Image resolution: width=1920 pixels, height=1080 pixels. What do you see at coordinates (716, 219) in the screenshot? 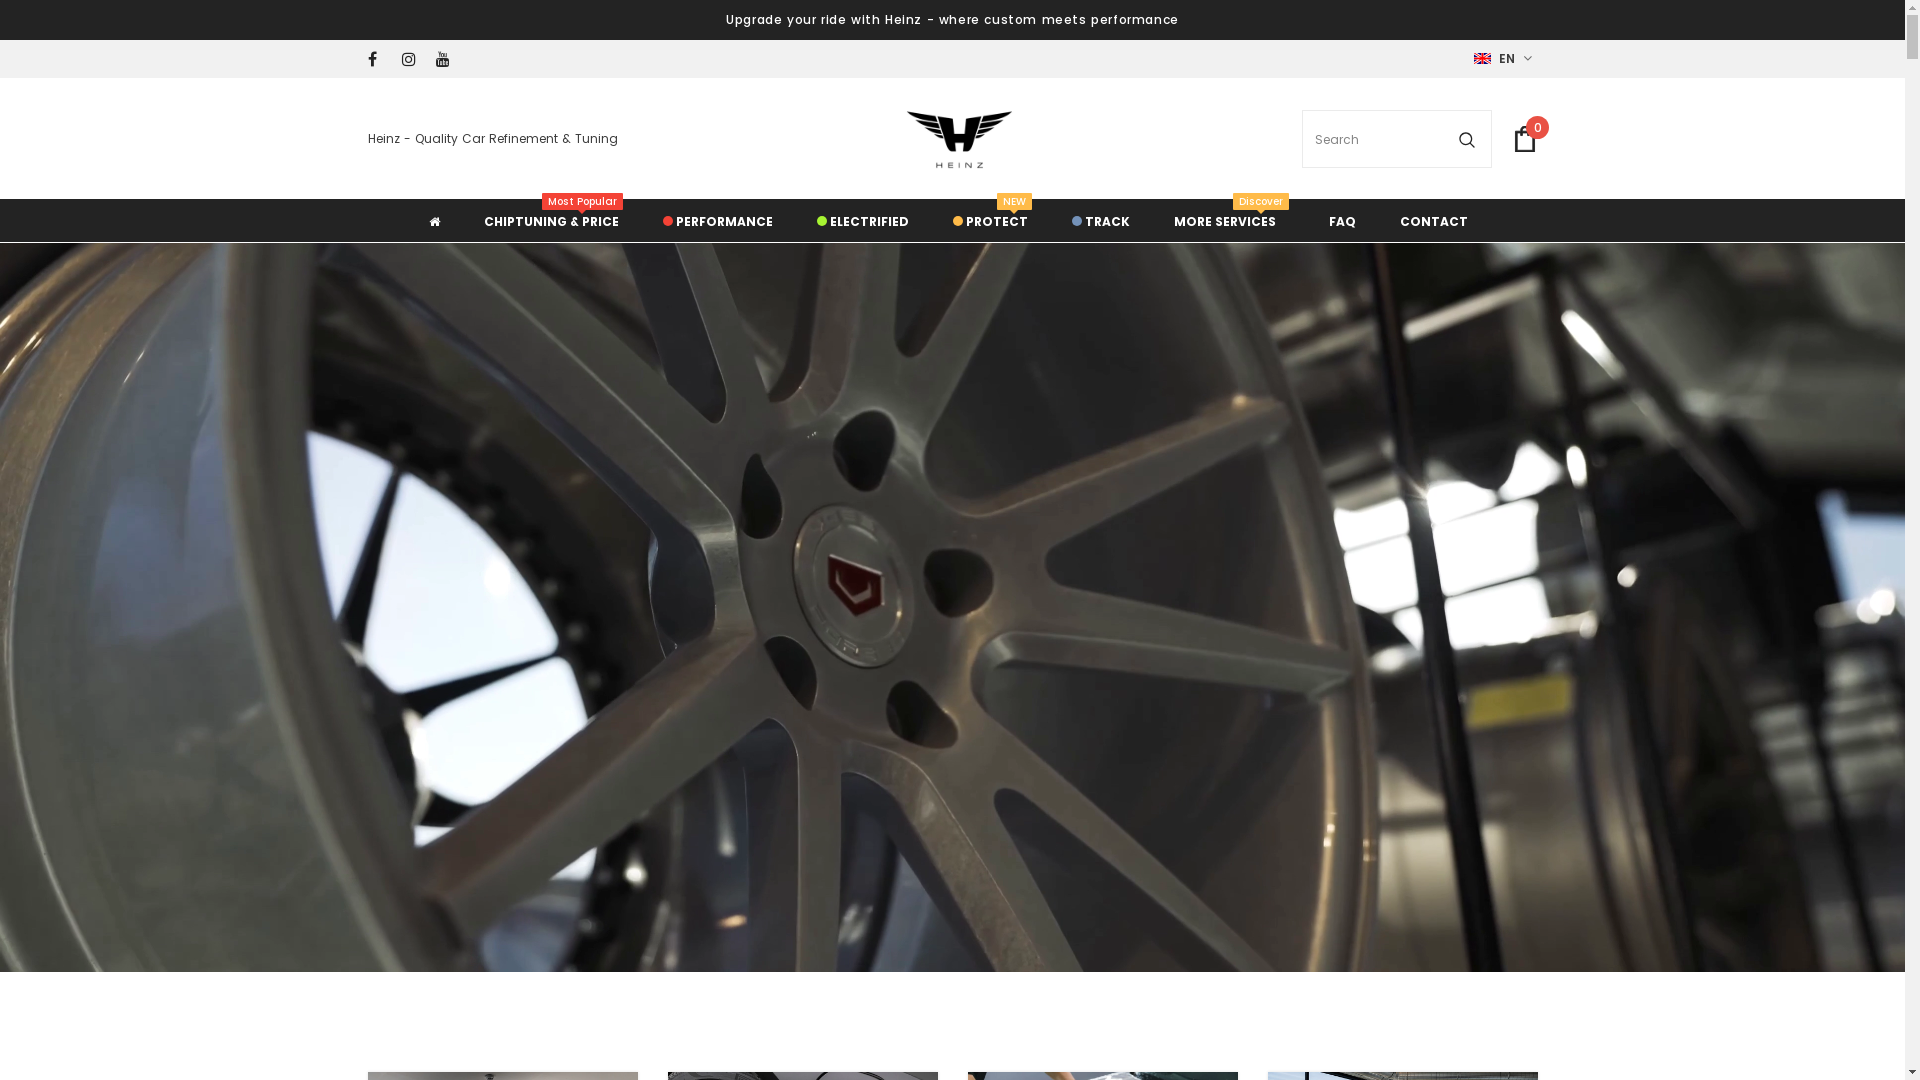
I see `'PERFORMANCE'` at bounding box center [716, 219].